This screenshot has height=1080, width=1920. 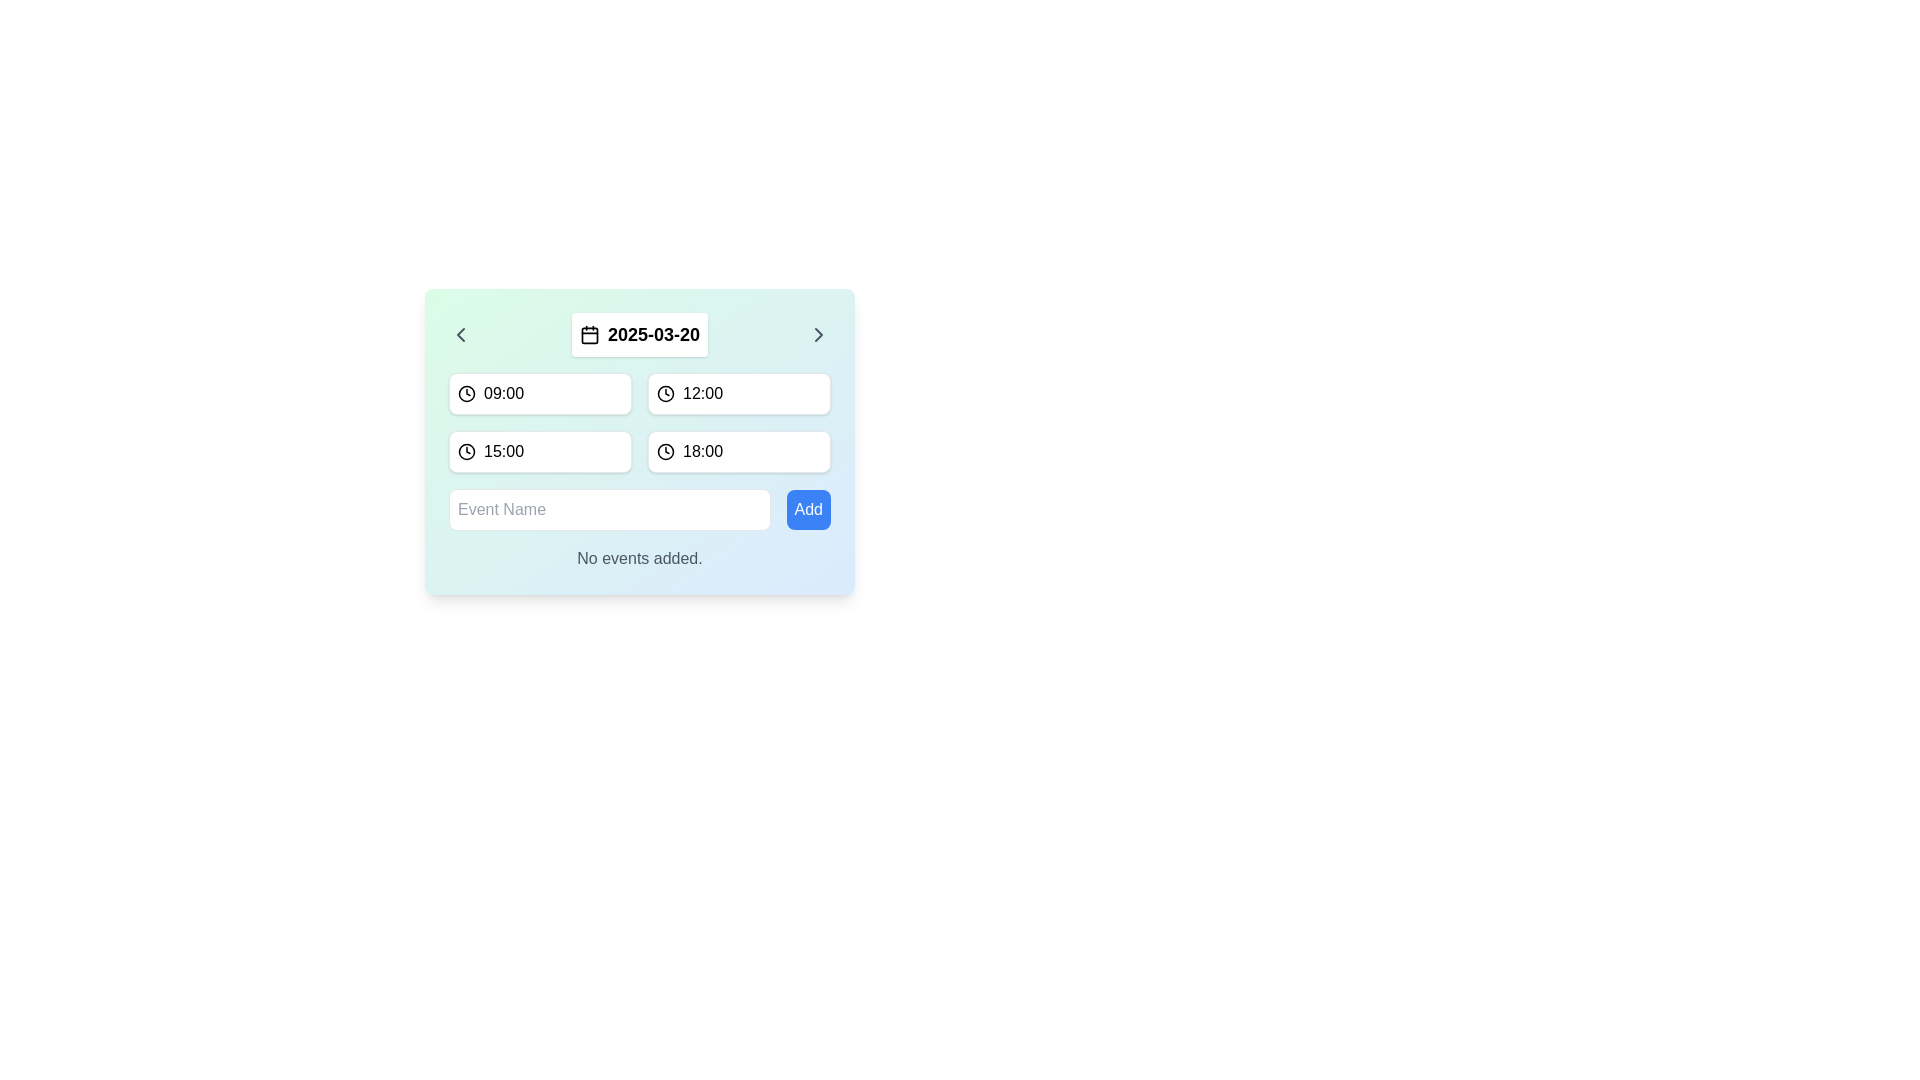 I want to click on the clock icon element, which is a circular border forming part of the clock design, located to the left of the '12:00' time input field in the time-entry section, so click(x=666, y=393).